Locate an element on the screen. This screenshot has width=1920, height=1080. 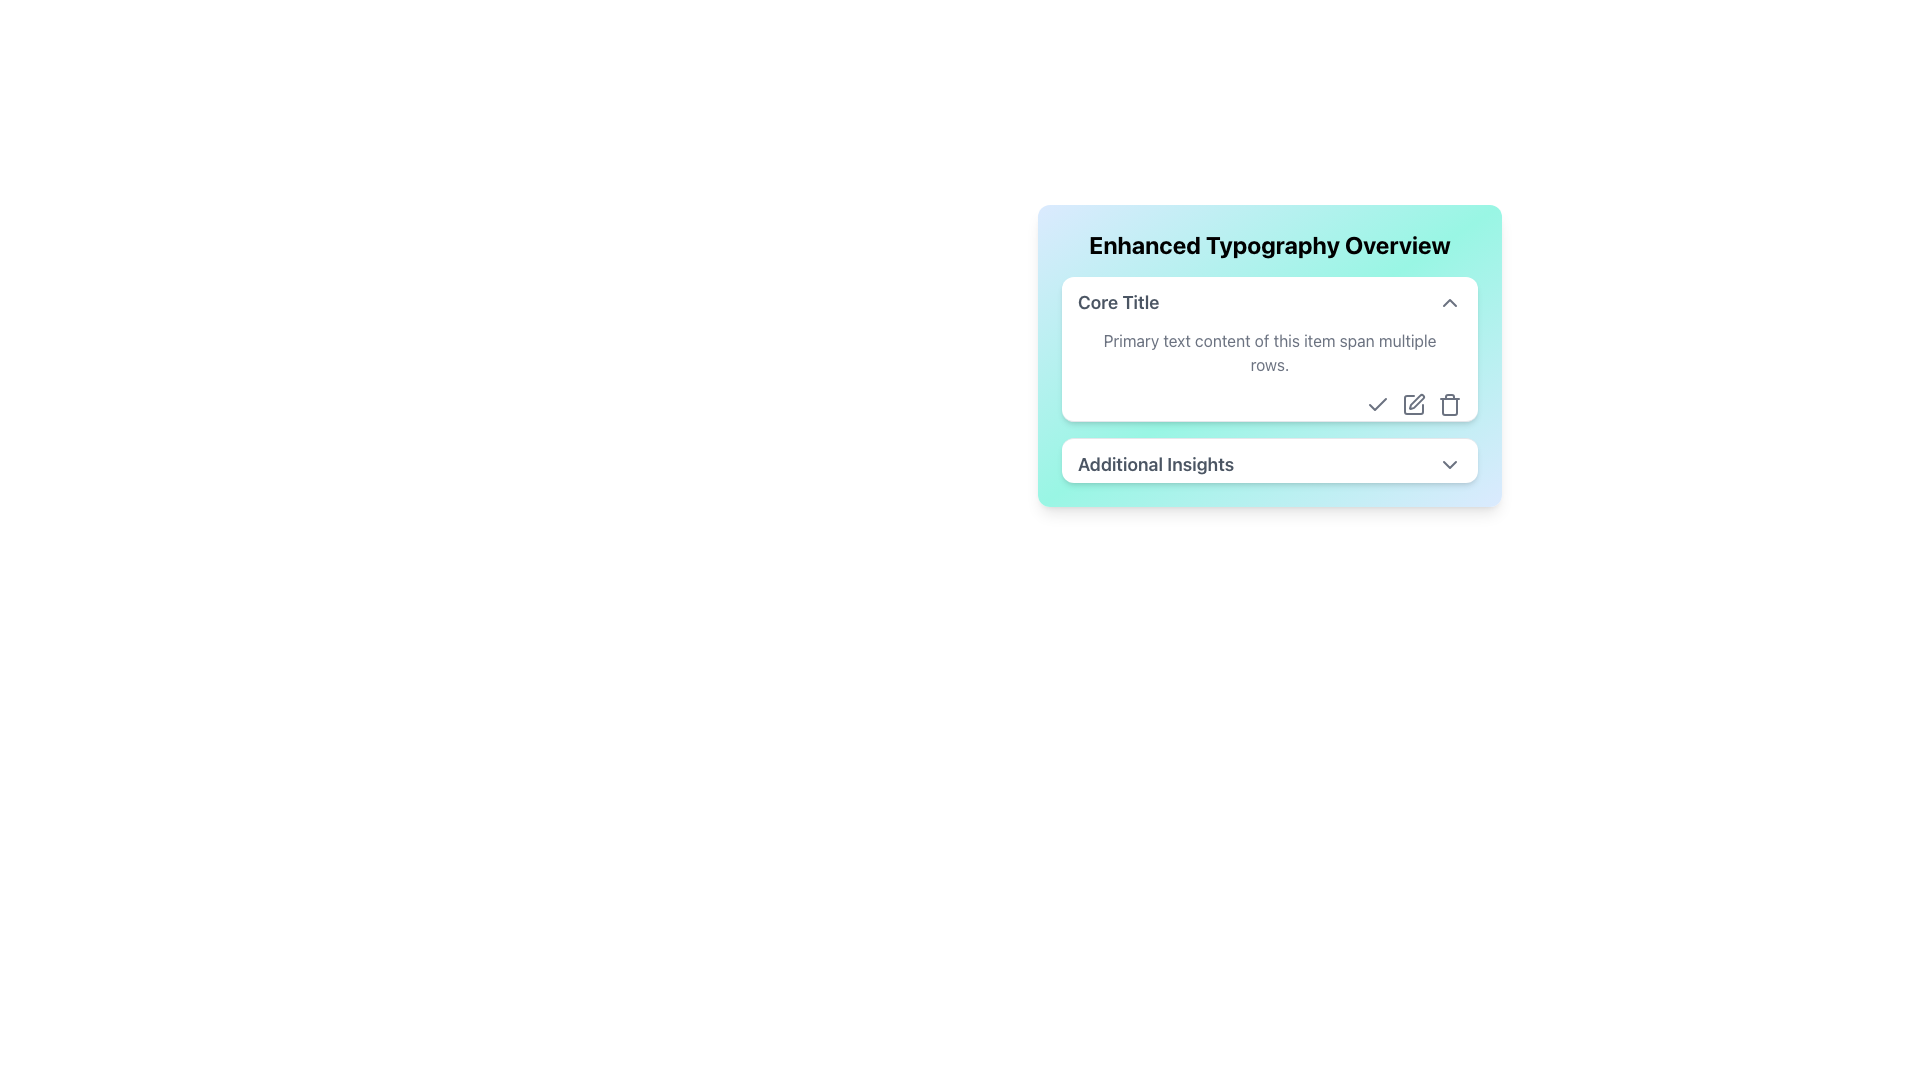
the chevron icon button located at the rightmost end of the 'Additional Insights' section to trigger potential tooltips is located at coordinates (1449, 465).